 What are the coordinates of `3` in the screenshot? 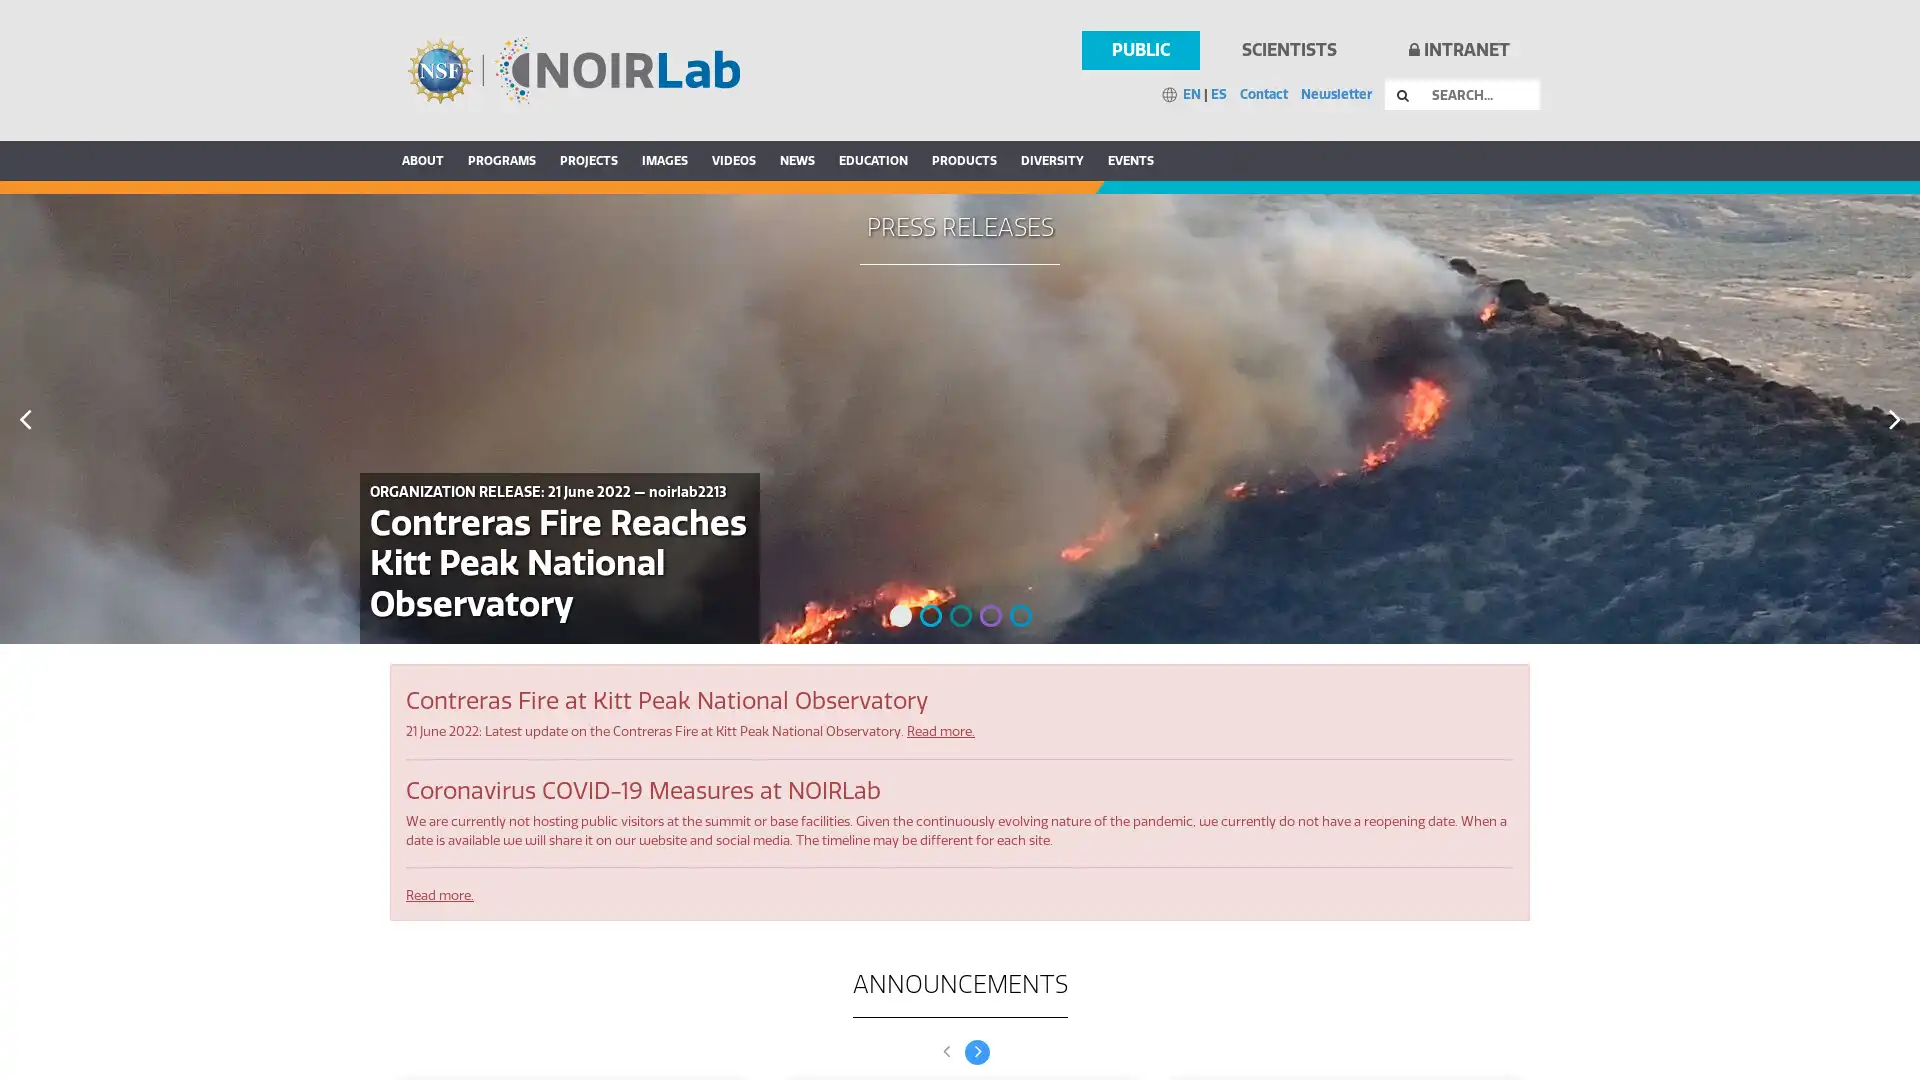 It's located at (960, 615).